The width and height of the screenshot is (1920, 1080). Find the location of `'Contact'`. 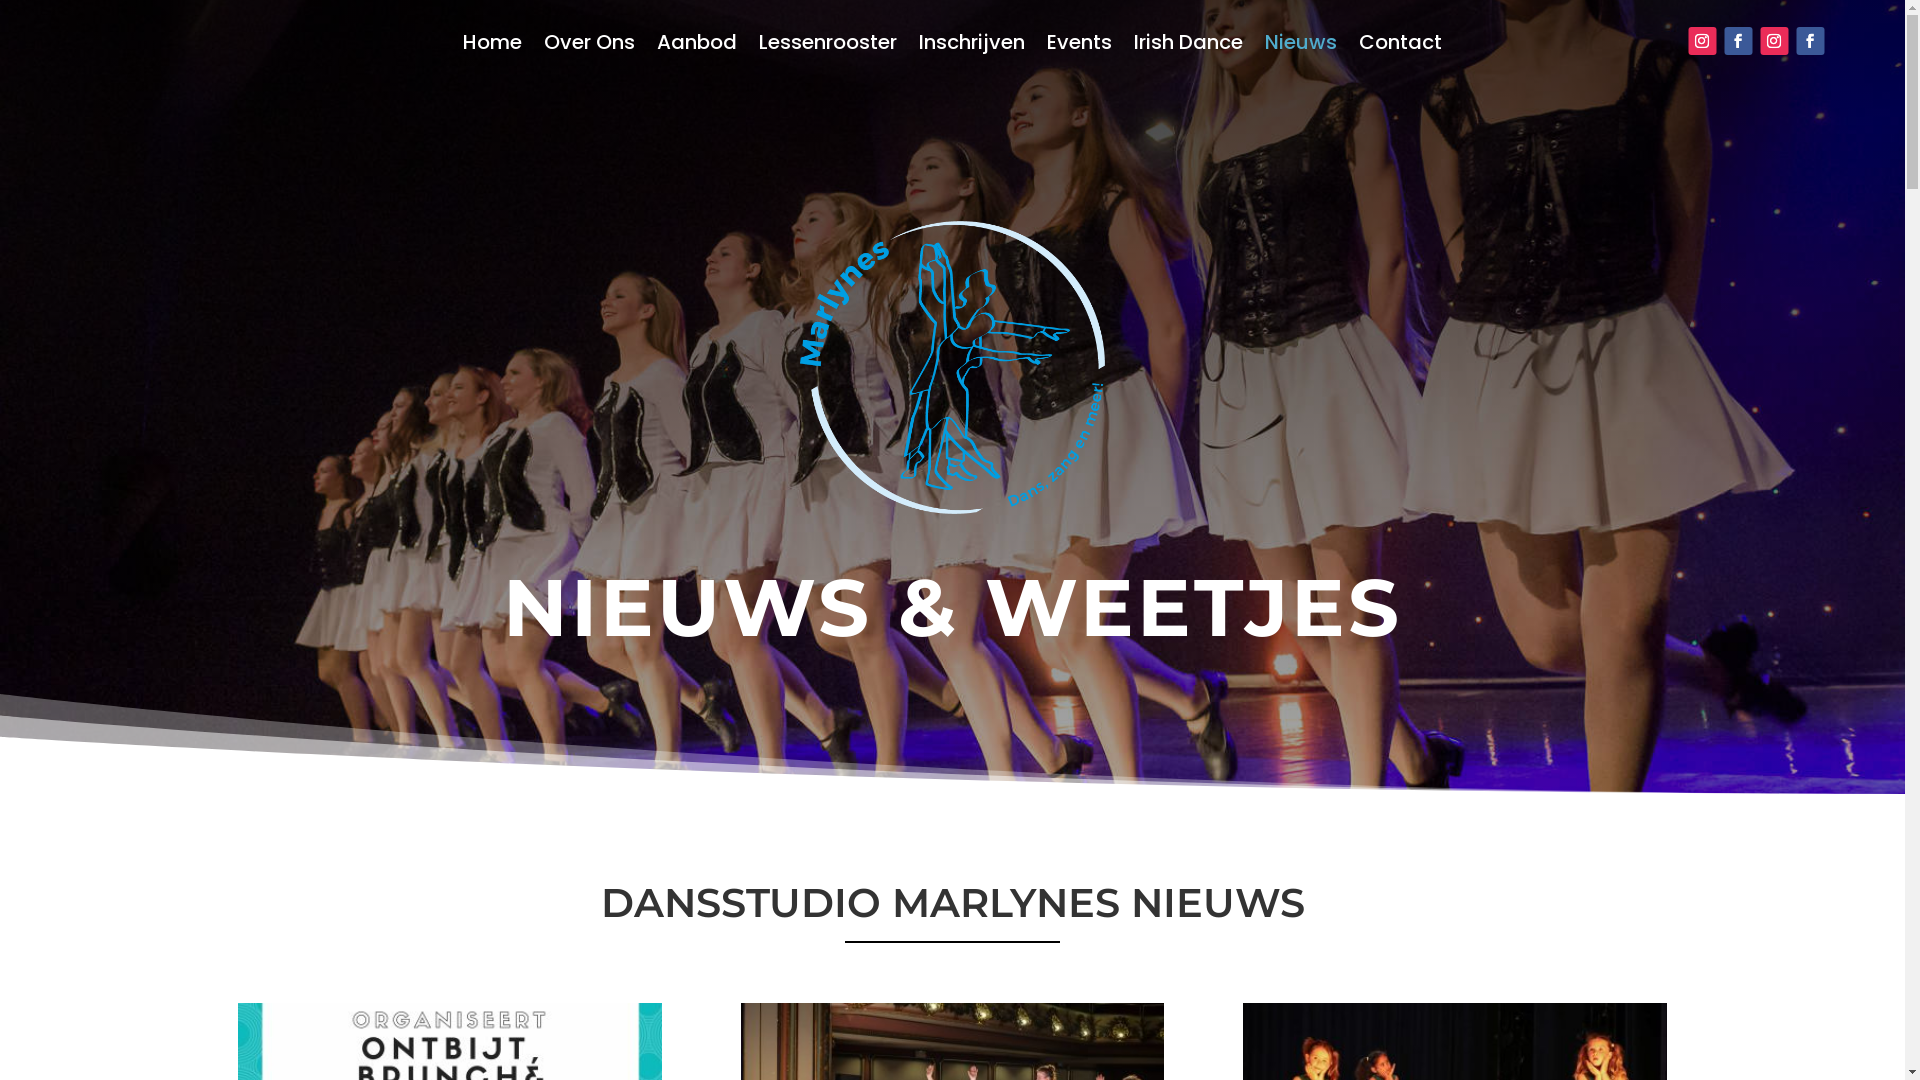

'Contact' is located at coordinates (1399, 45).